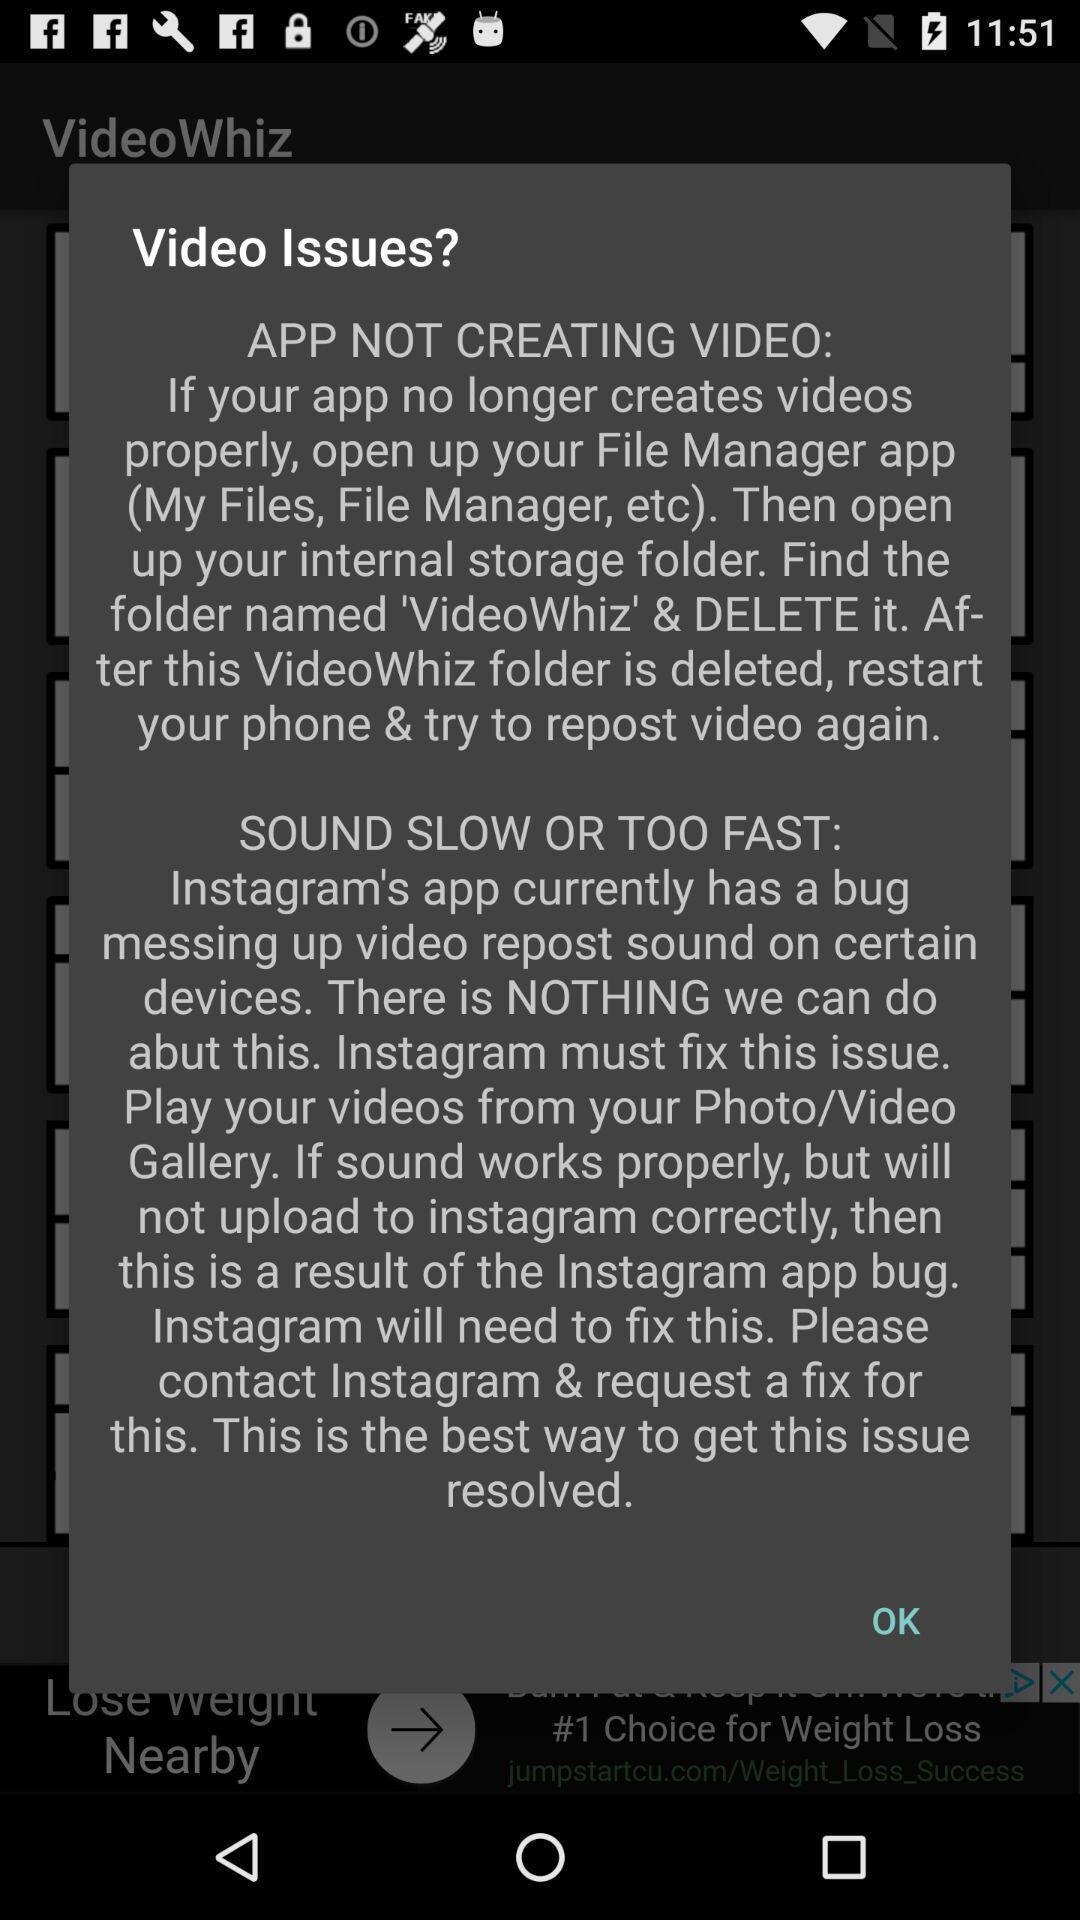 The height and width of the screenshot is (1920, 1080). I want to click on ok at the bottom right corner, so click(894, 1620).